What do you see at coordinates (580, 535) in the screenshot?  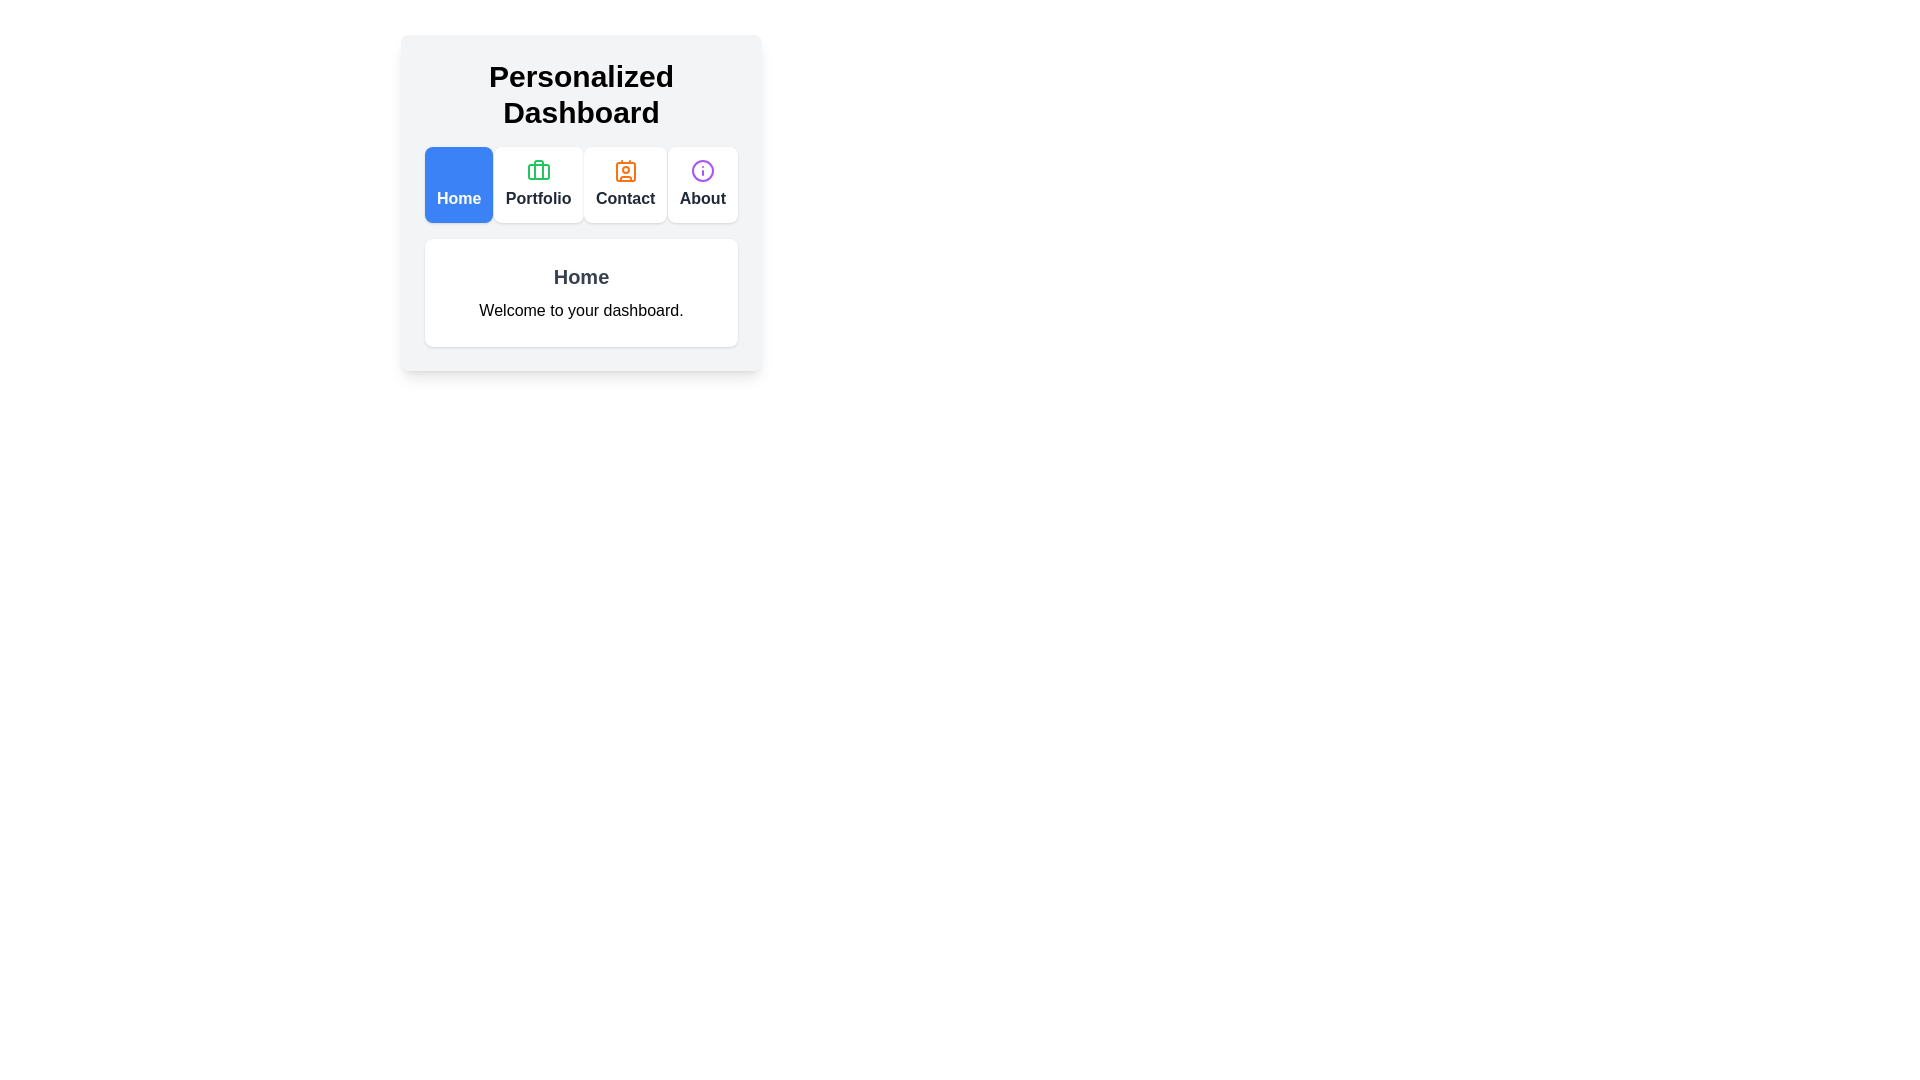 I see `the background area to focus on it` at bounding box center [580, 535].